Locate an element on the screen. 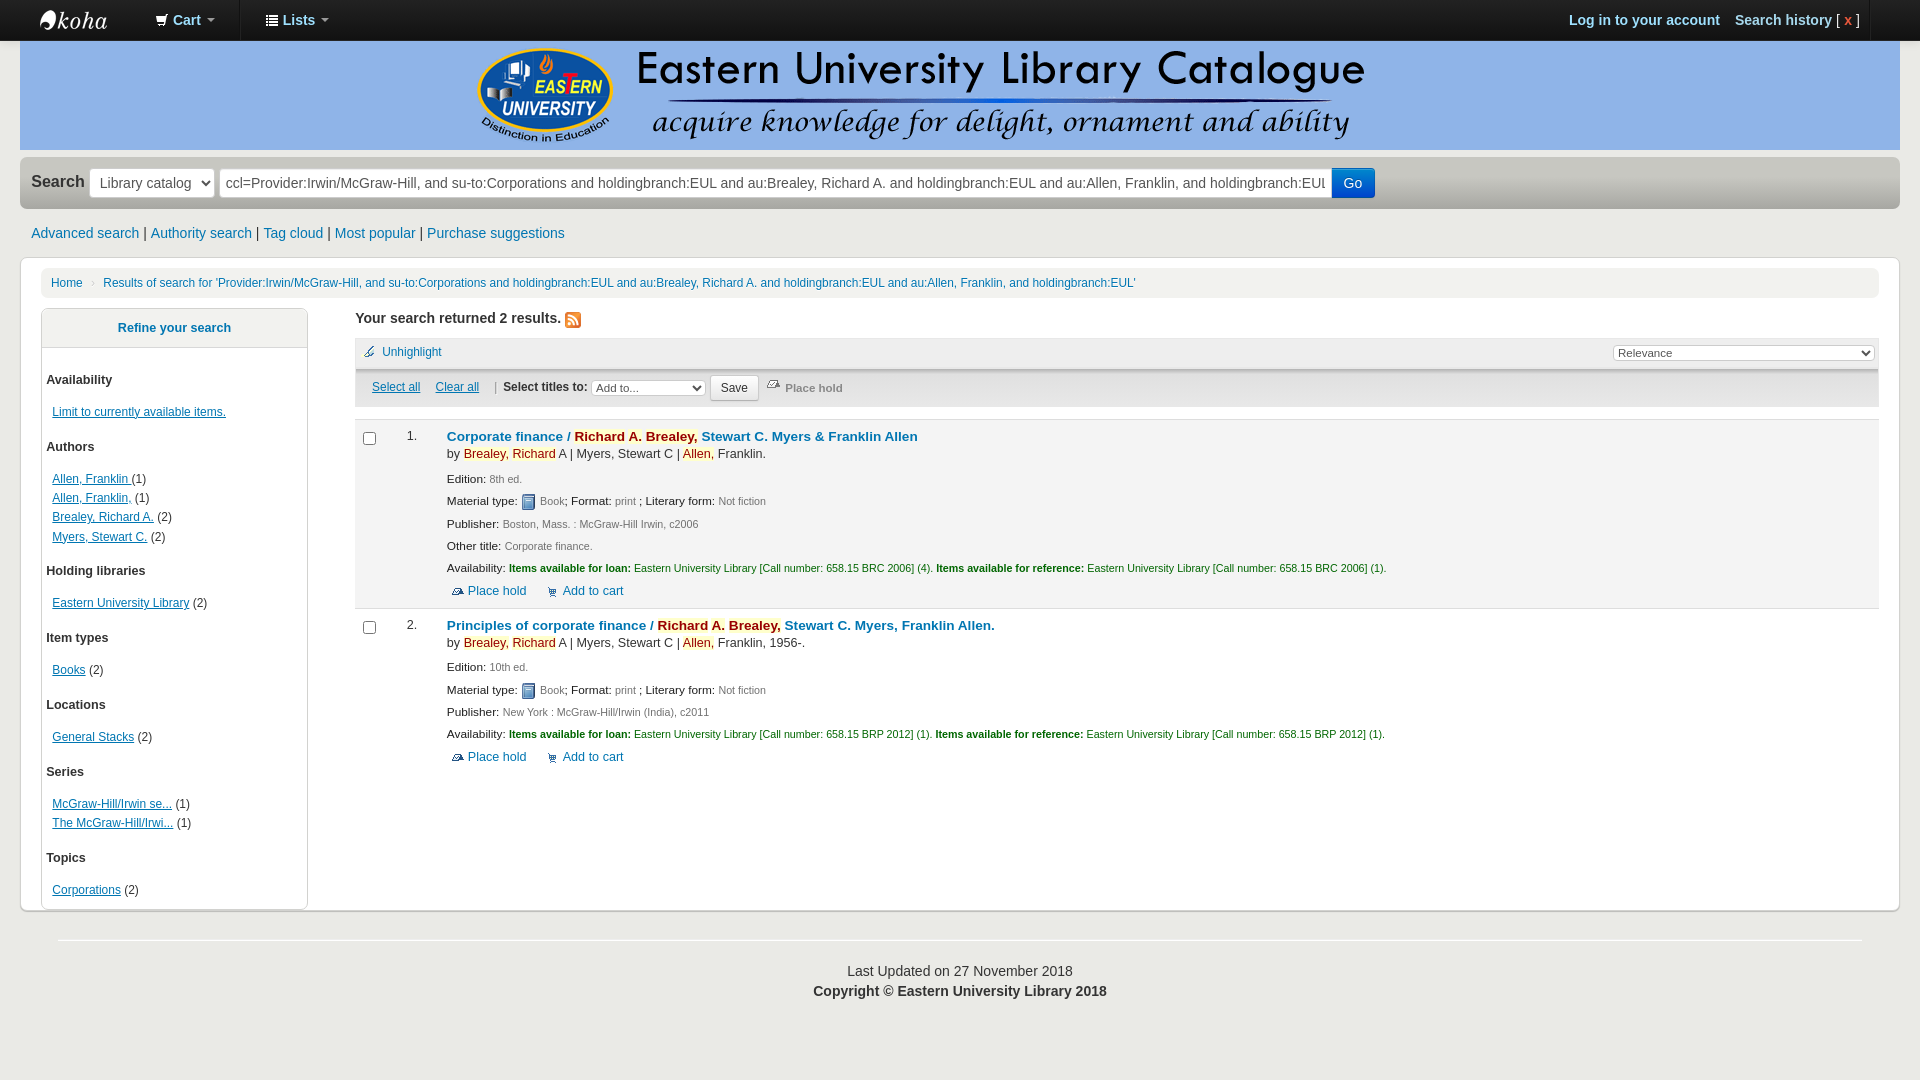  'Unhighlight' is located at coordinates (405, 350).